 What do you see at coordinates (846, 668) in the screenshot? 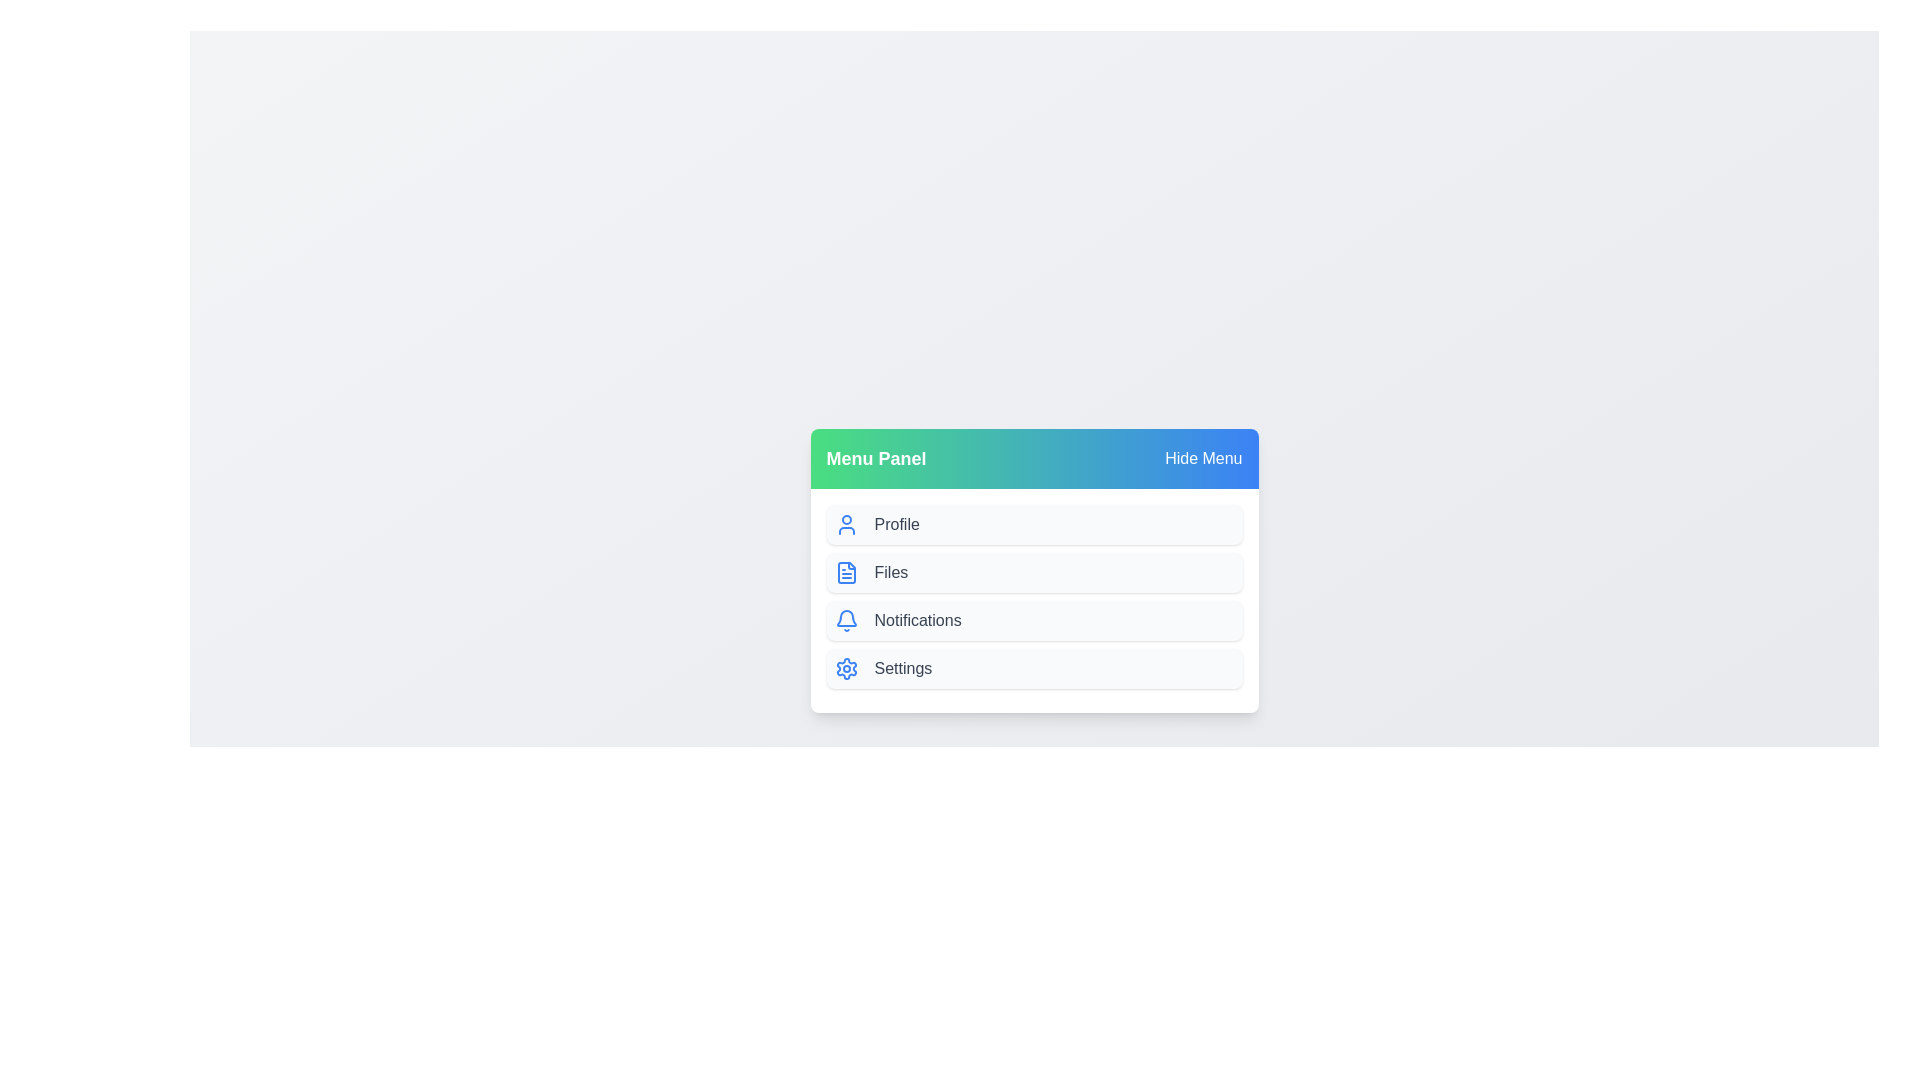
I see `the icon next to the menu item Settings` at bounding box center [846, 668].